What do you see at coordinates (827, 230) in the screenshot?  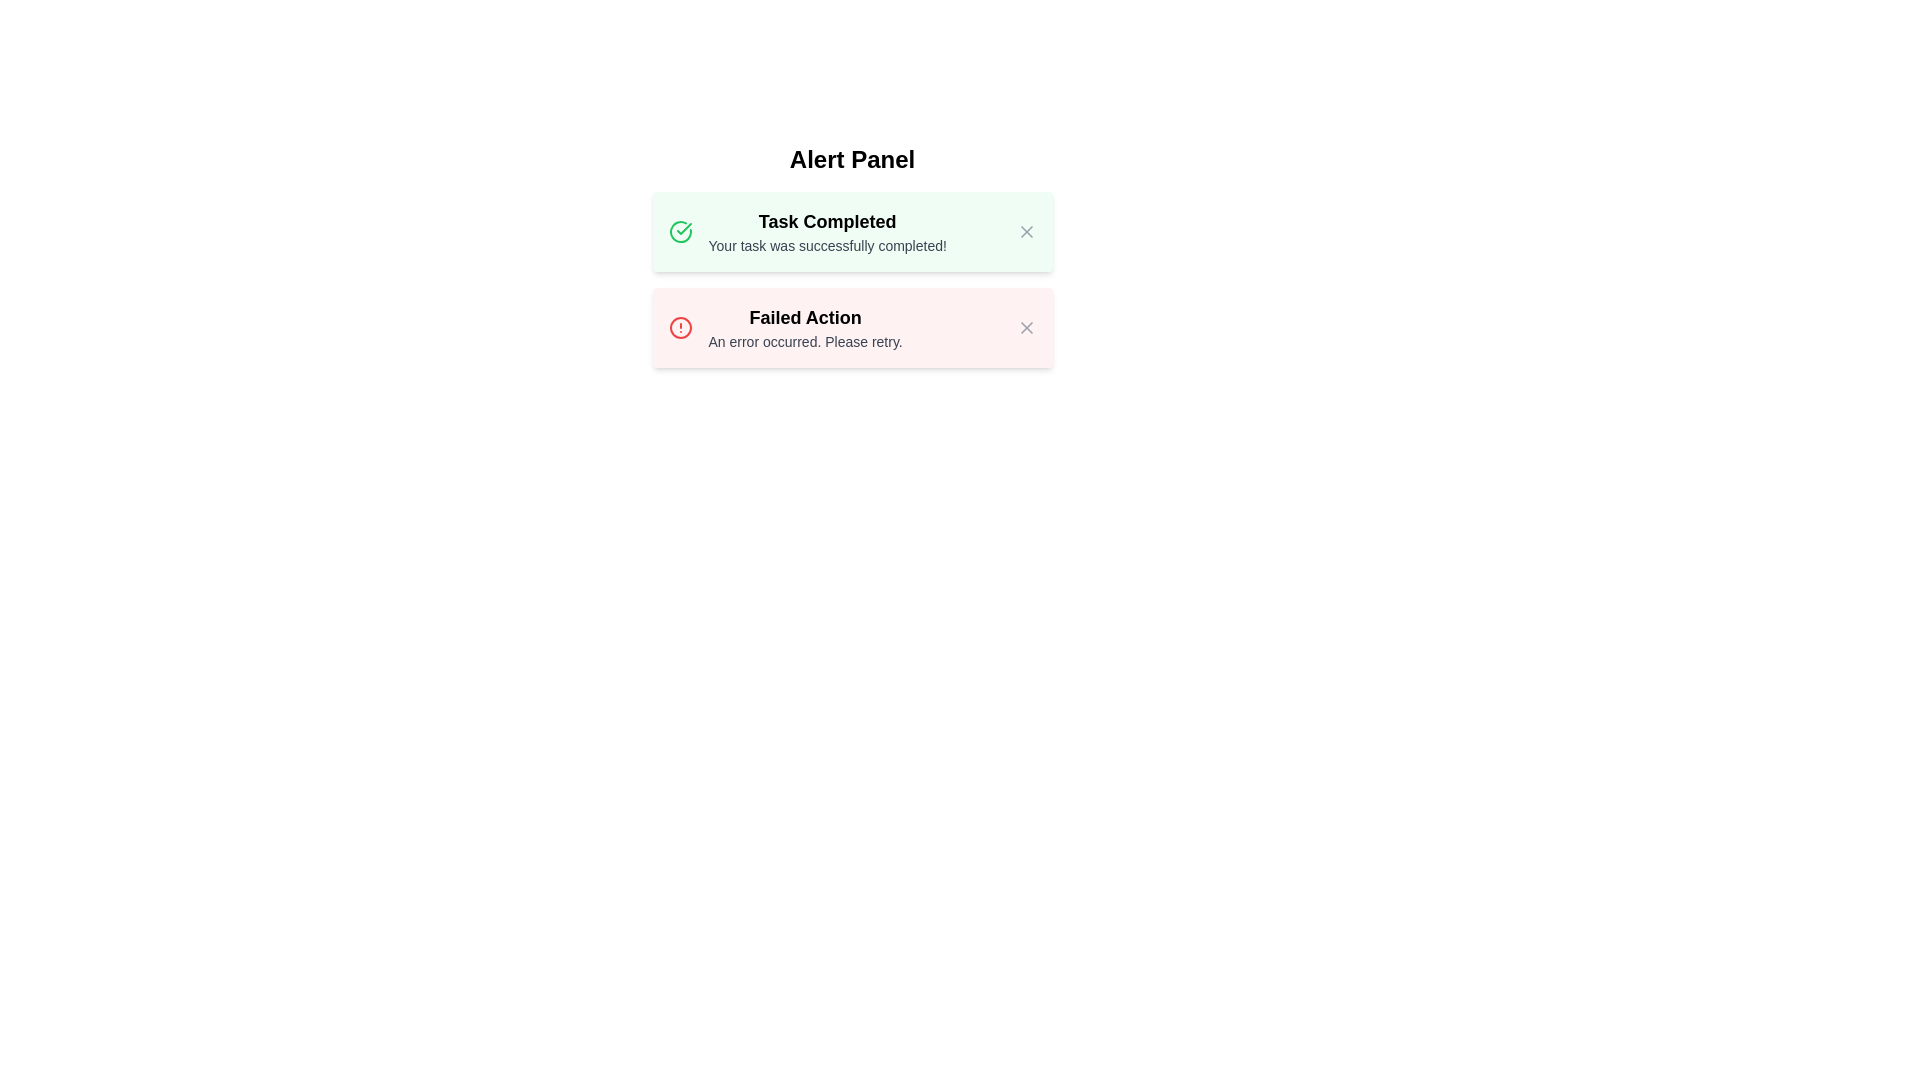 I see `the Text Display element that shows 'Task Completed' and 'Your task was successfully completed!' within the green notification box in the alert panel` at bounding box center [827, 230].